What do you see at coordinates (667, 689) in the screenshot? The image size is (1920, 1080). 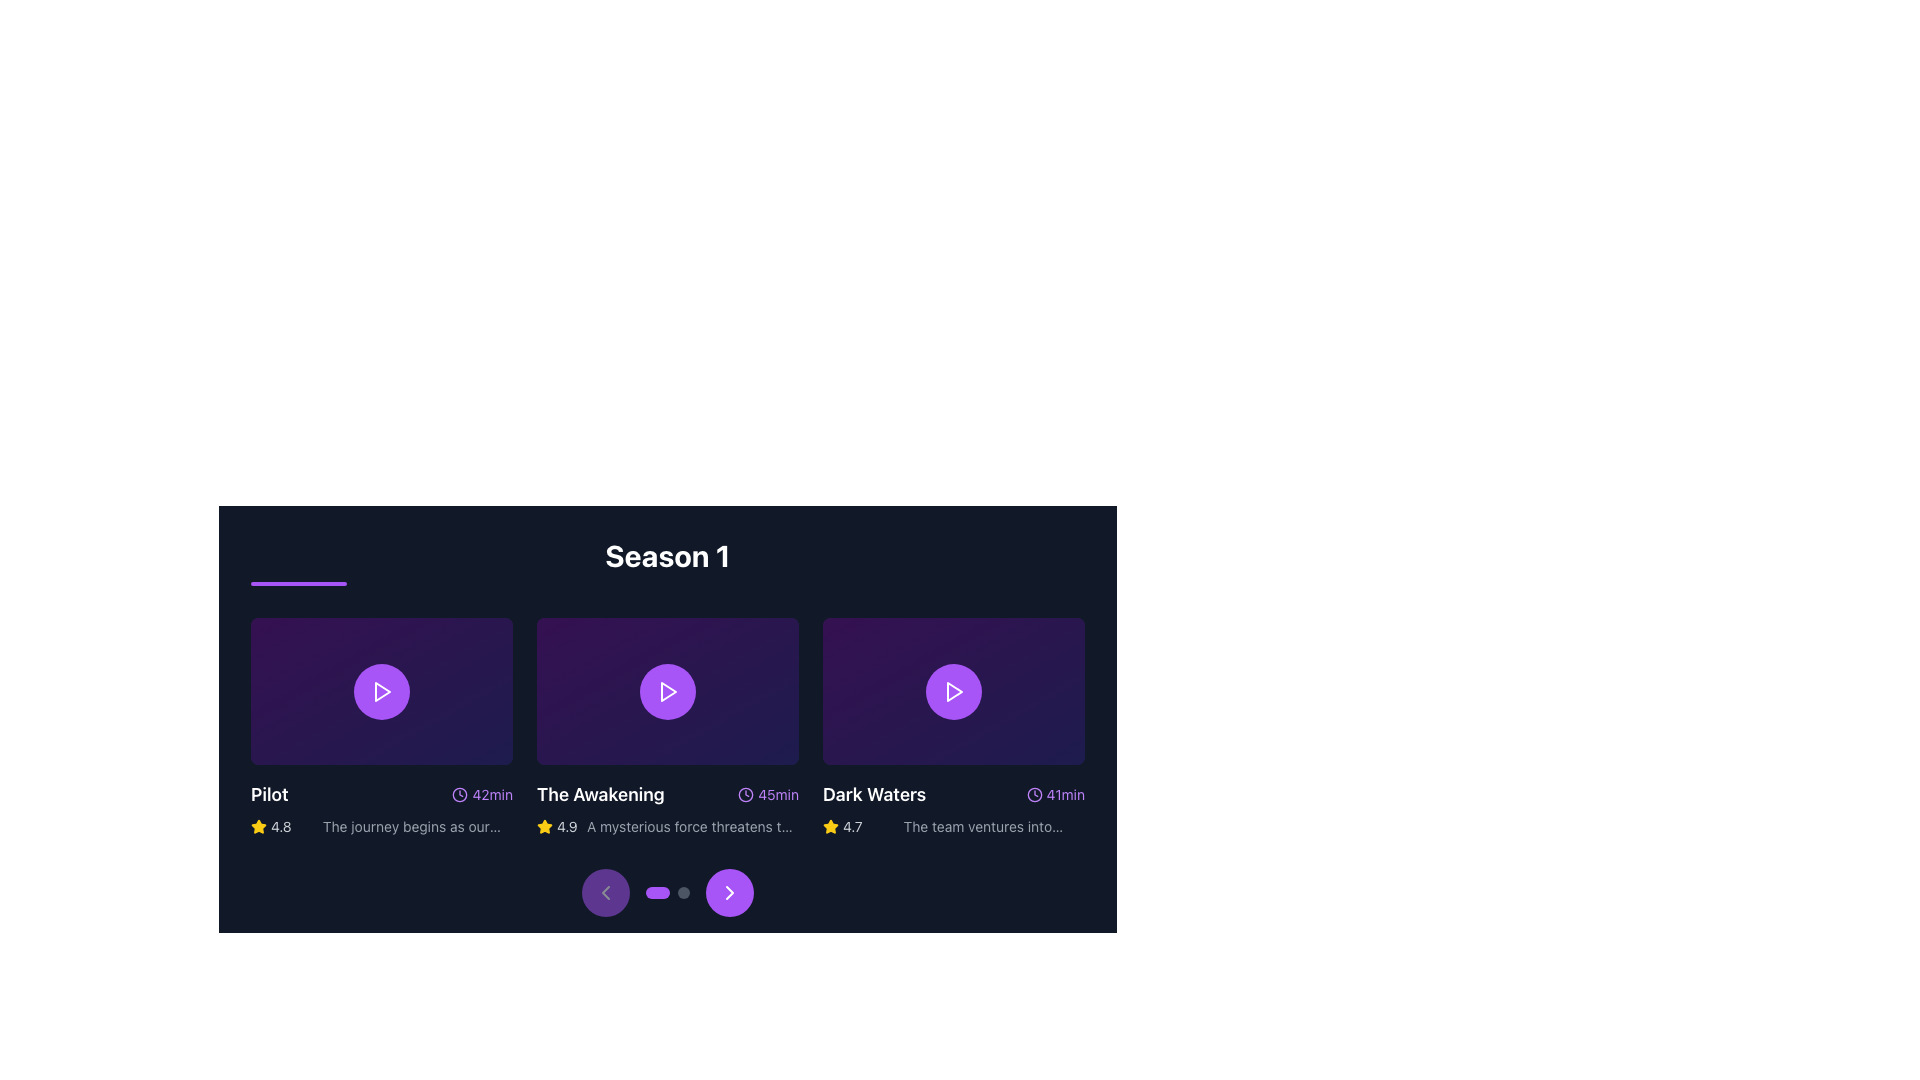 I see `the triangular play icon button within the card labeled 'The Awakening'` at bounding box center [667, 689].